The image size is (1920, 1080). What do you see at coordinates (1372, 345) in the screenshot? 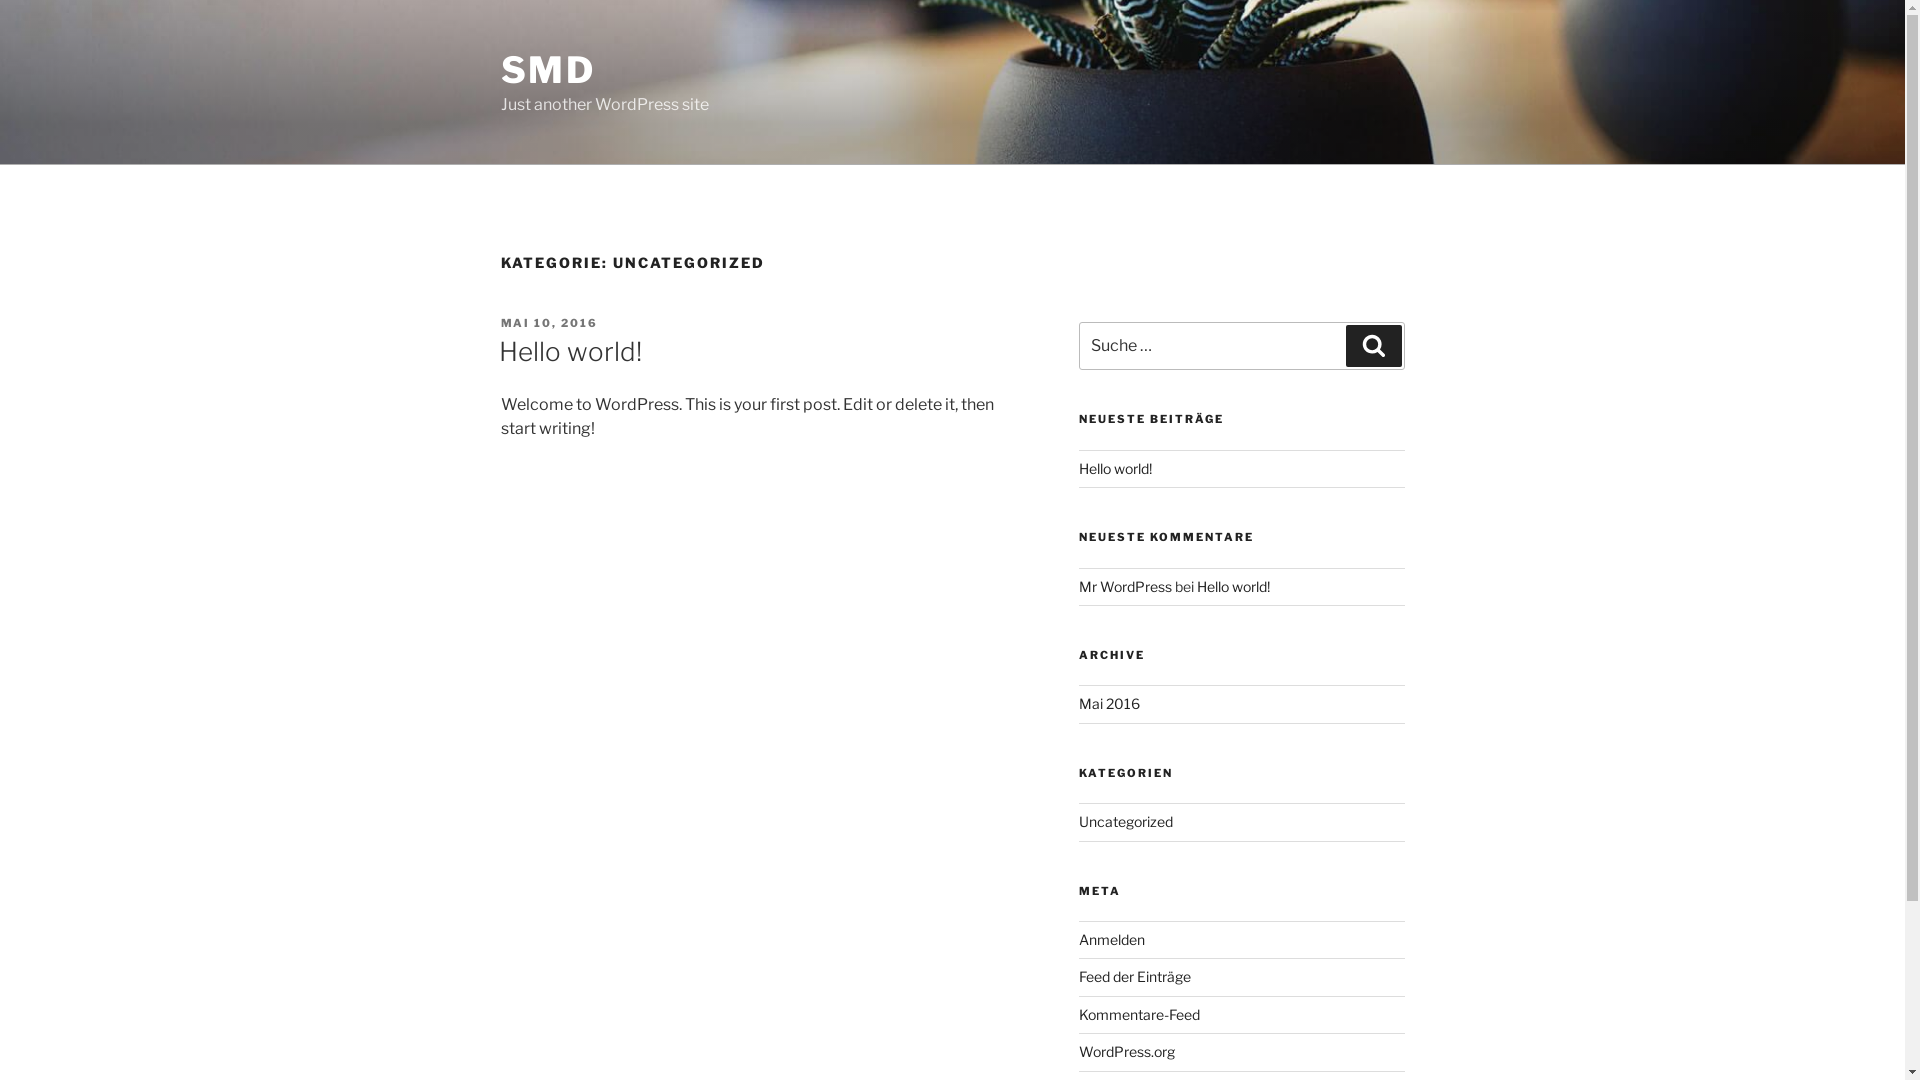
I see `'Suchen'` at bounding box center [1372, 345].